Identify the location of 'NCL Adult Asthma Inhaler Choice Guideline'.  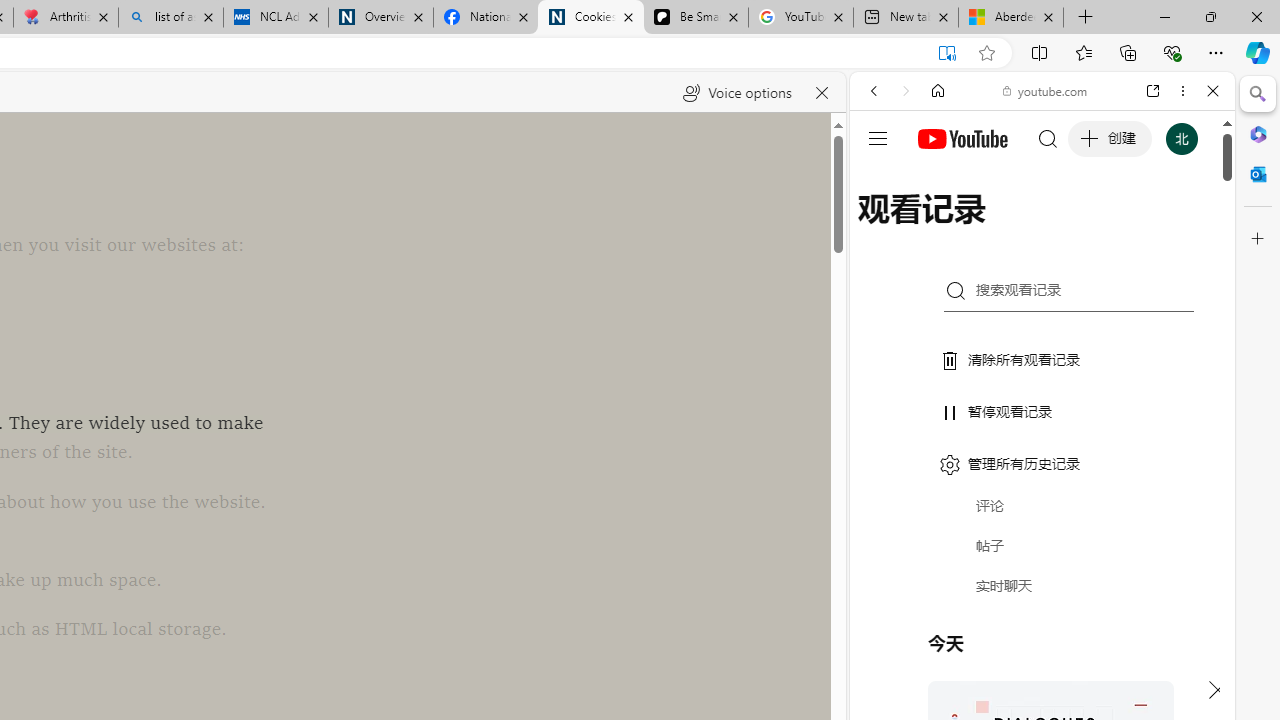
(274, 17).